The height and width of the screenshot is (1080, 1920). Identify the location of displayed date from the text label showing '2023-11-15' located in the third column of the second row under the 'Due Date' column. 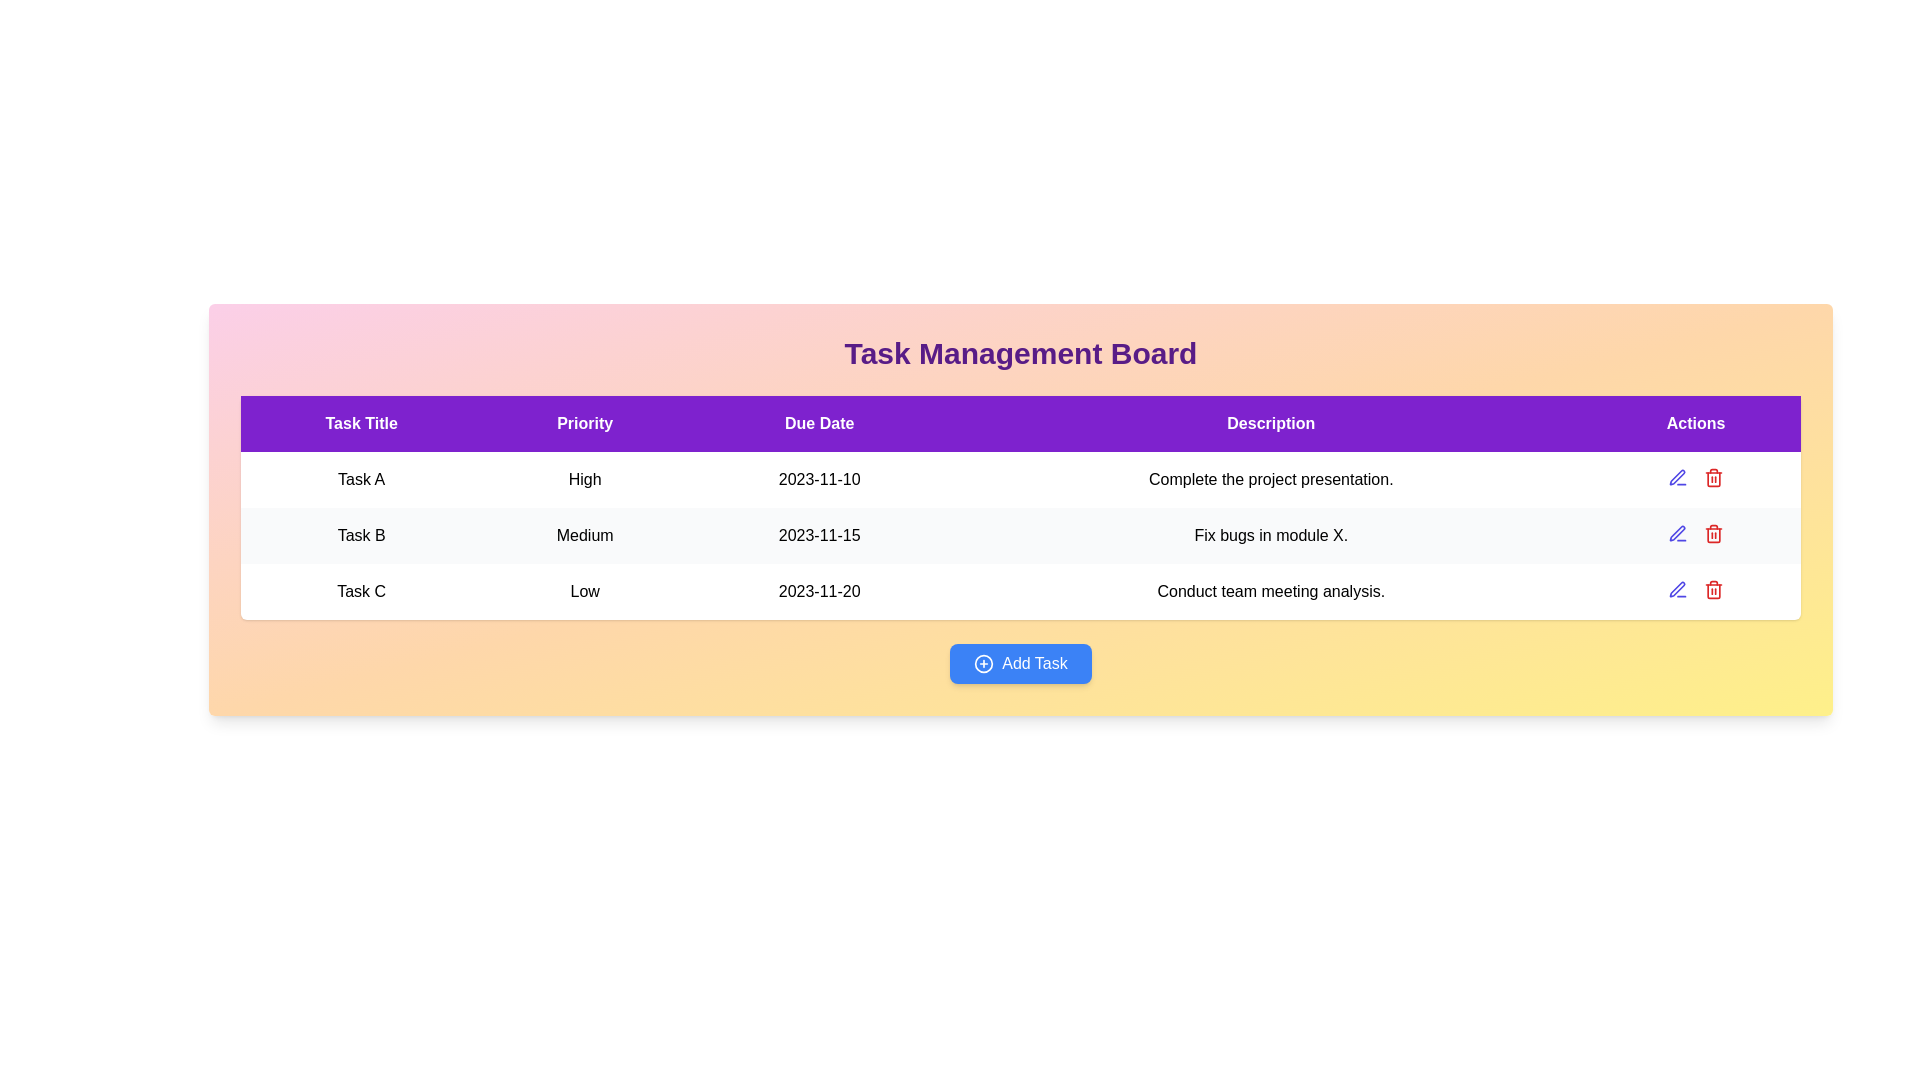
(819, 535).